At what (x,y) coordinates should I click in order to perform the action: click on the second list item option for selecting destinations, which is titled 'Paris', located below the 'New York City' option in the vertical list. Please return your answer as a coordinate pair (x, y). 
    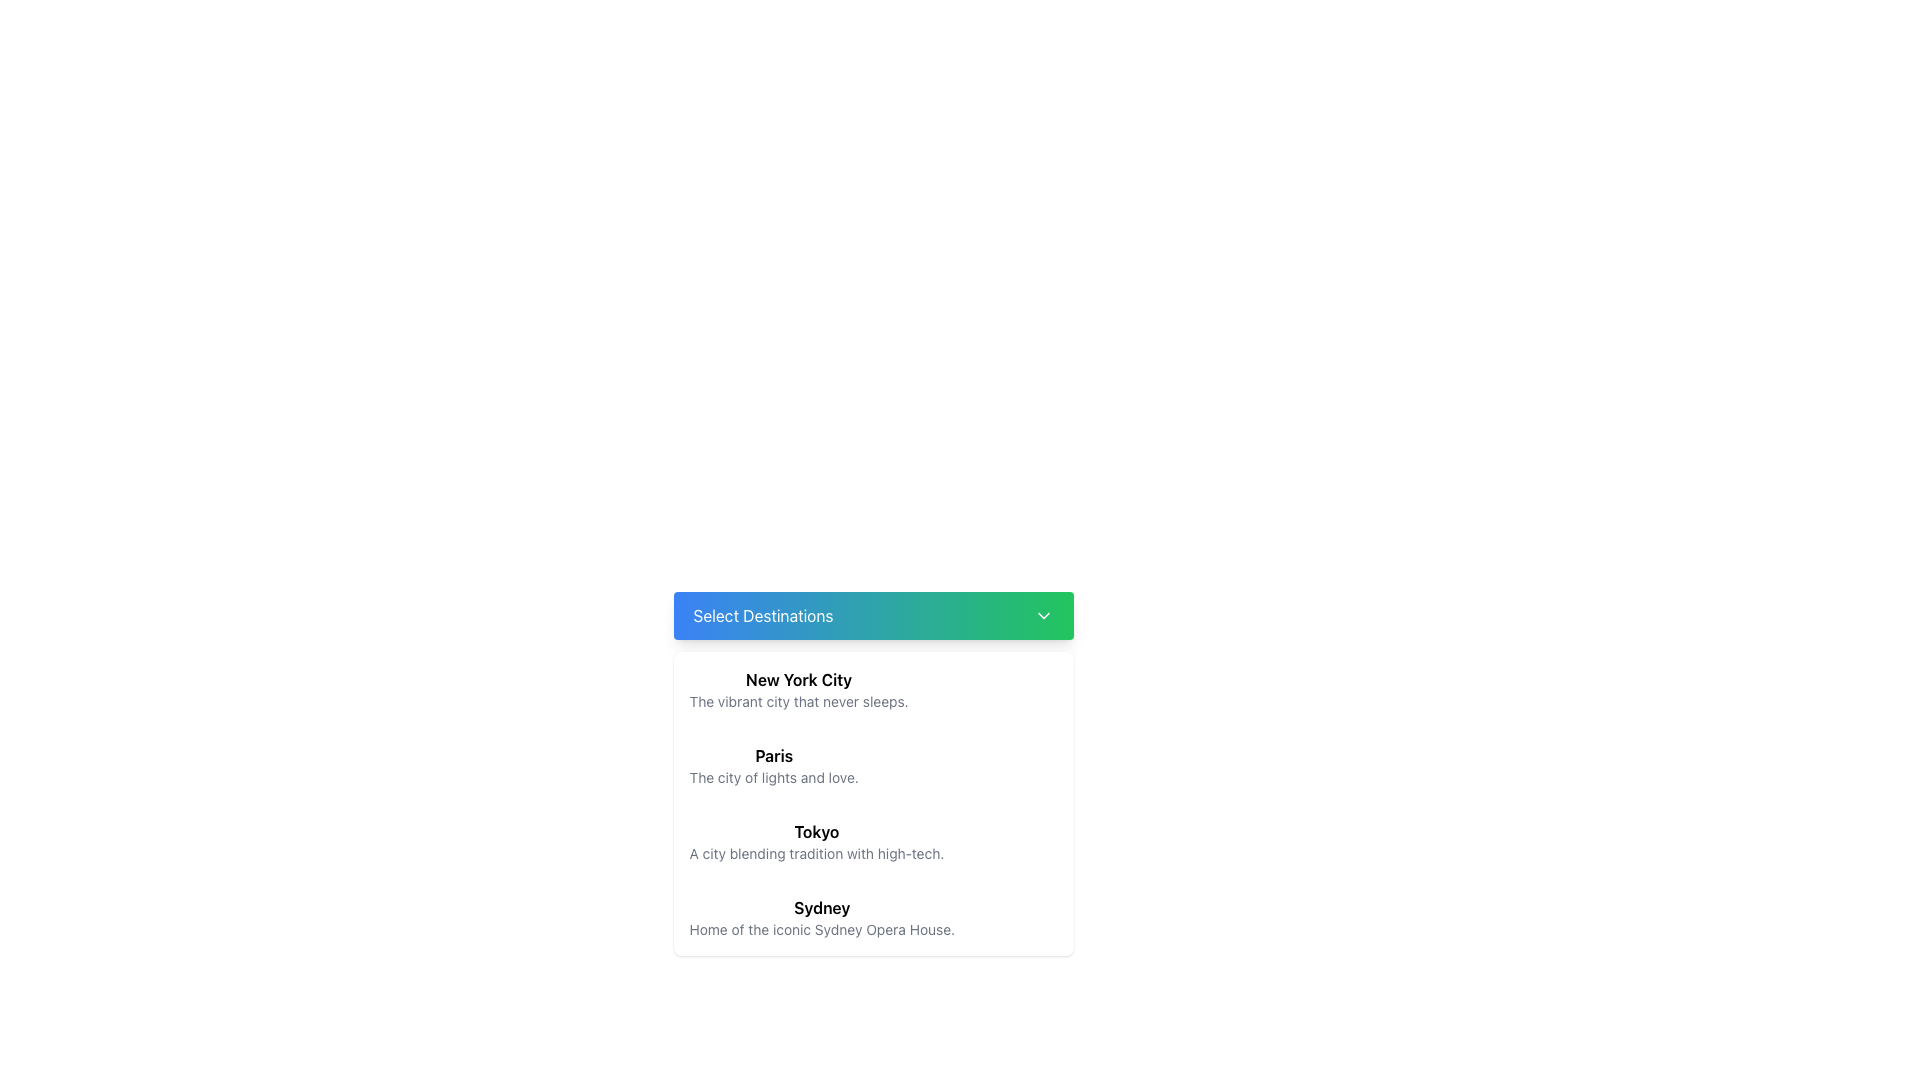
    Looking at the image, I should click on (873, 773).